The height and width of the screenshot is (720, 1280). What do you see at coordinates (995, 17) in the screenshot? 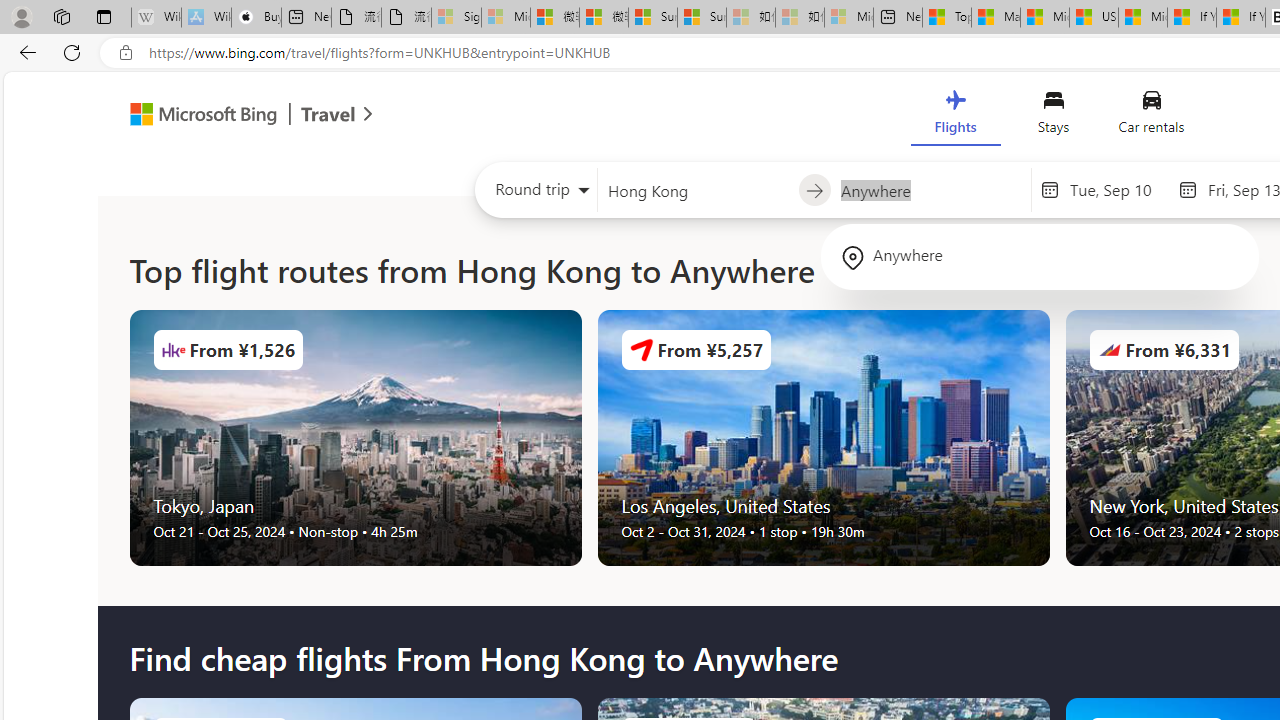
I see `'Marine life - MSN'` at bounding box center [995, 17].